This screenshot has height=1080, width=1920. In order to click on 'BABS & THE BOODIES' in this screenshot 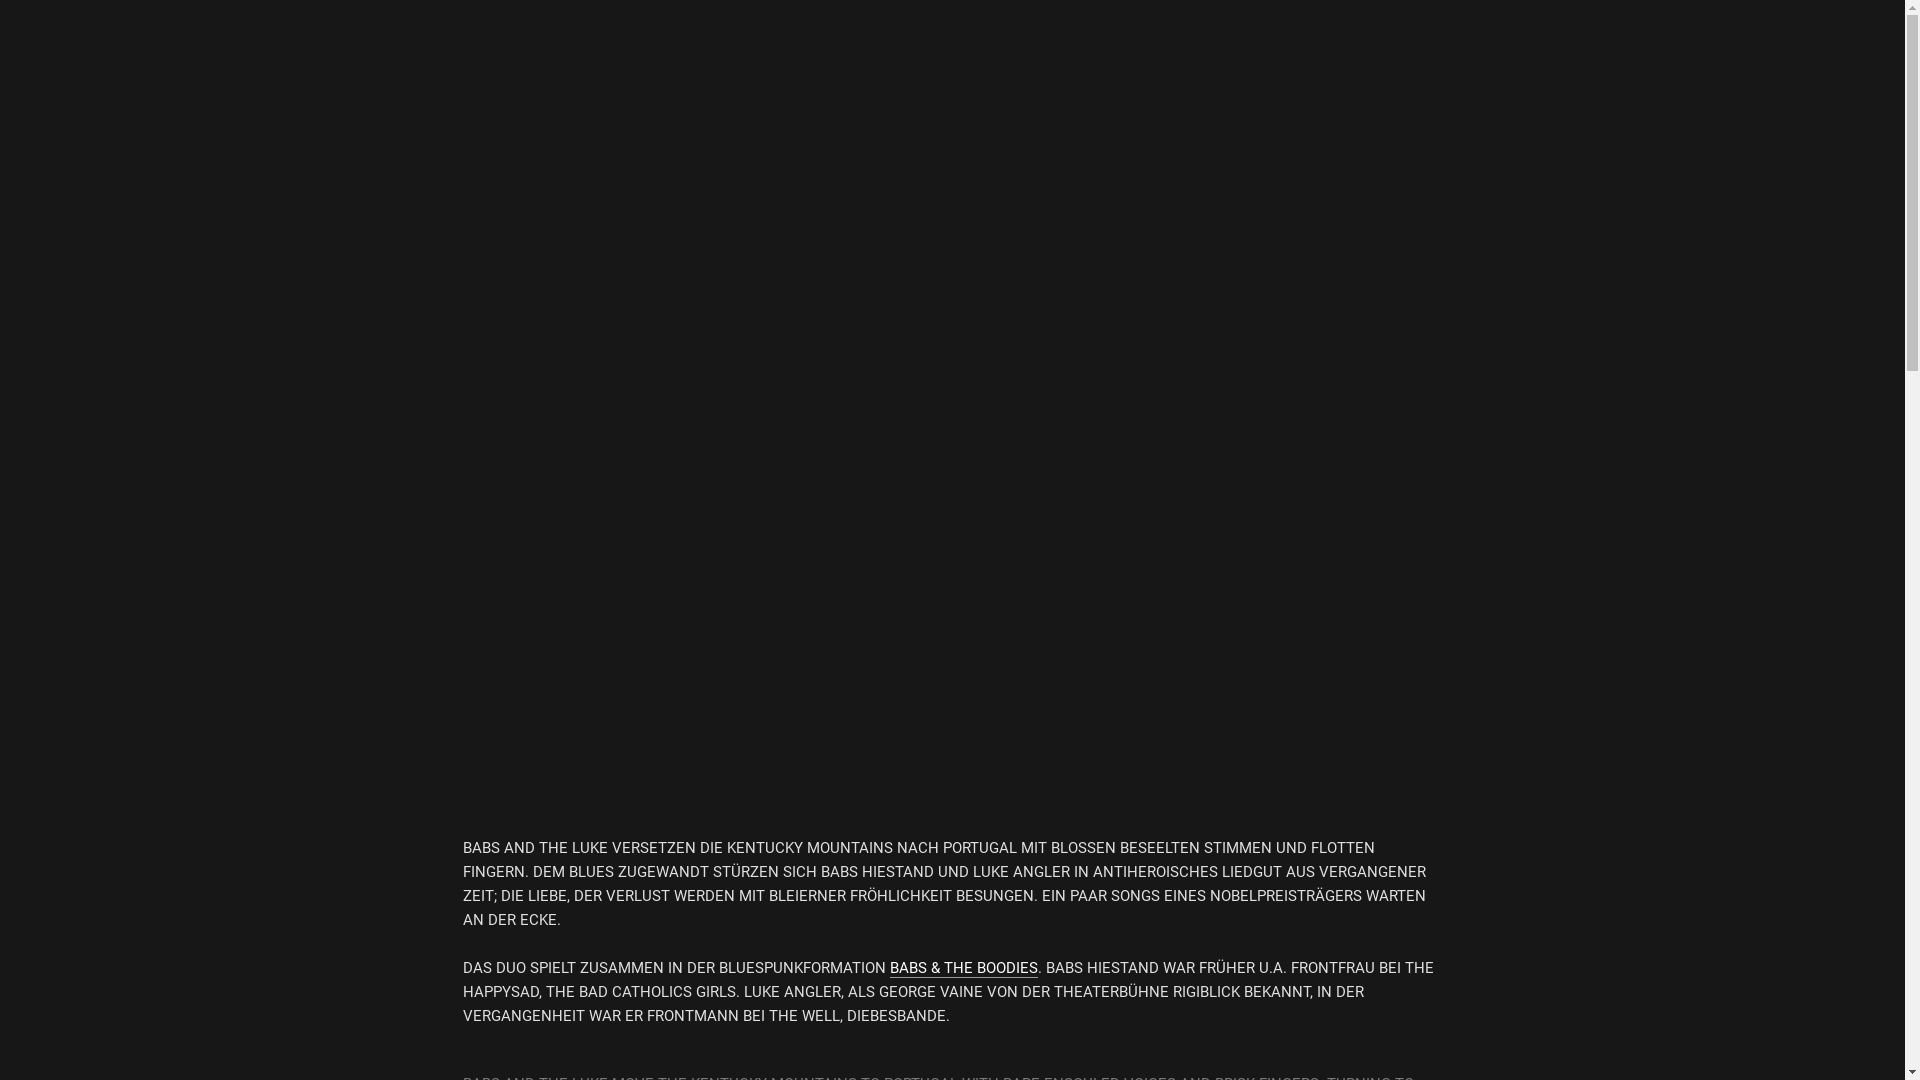, I will do `click(964, 967)`.